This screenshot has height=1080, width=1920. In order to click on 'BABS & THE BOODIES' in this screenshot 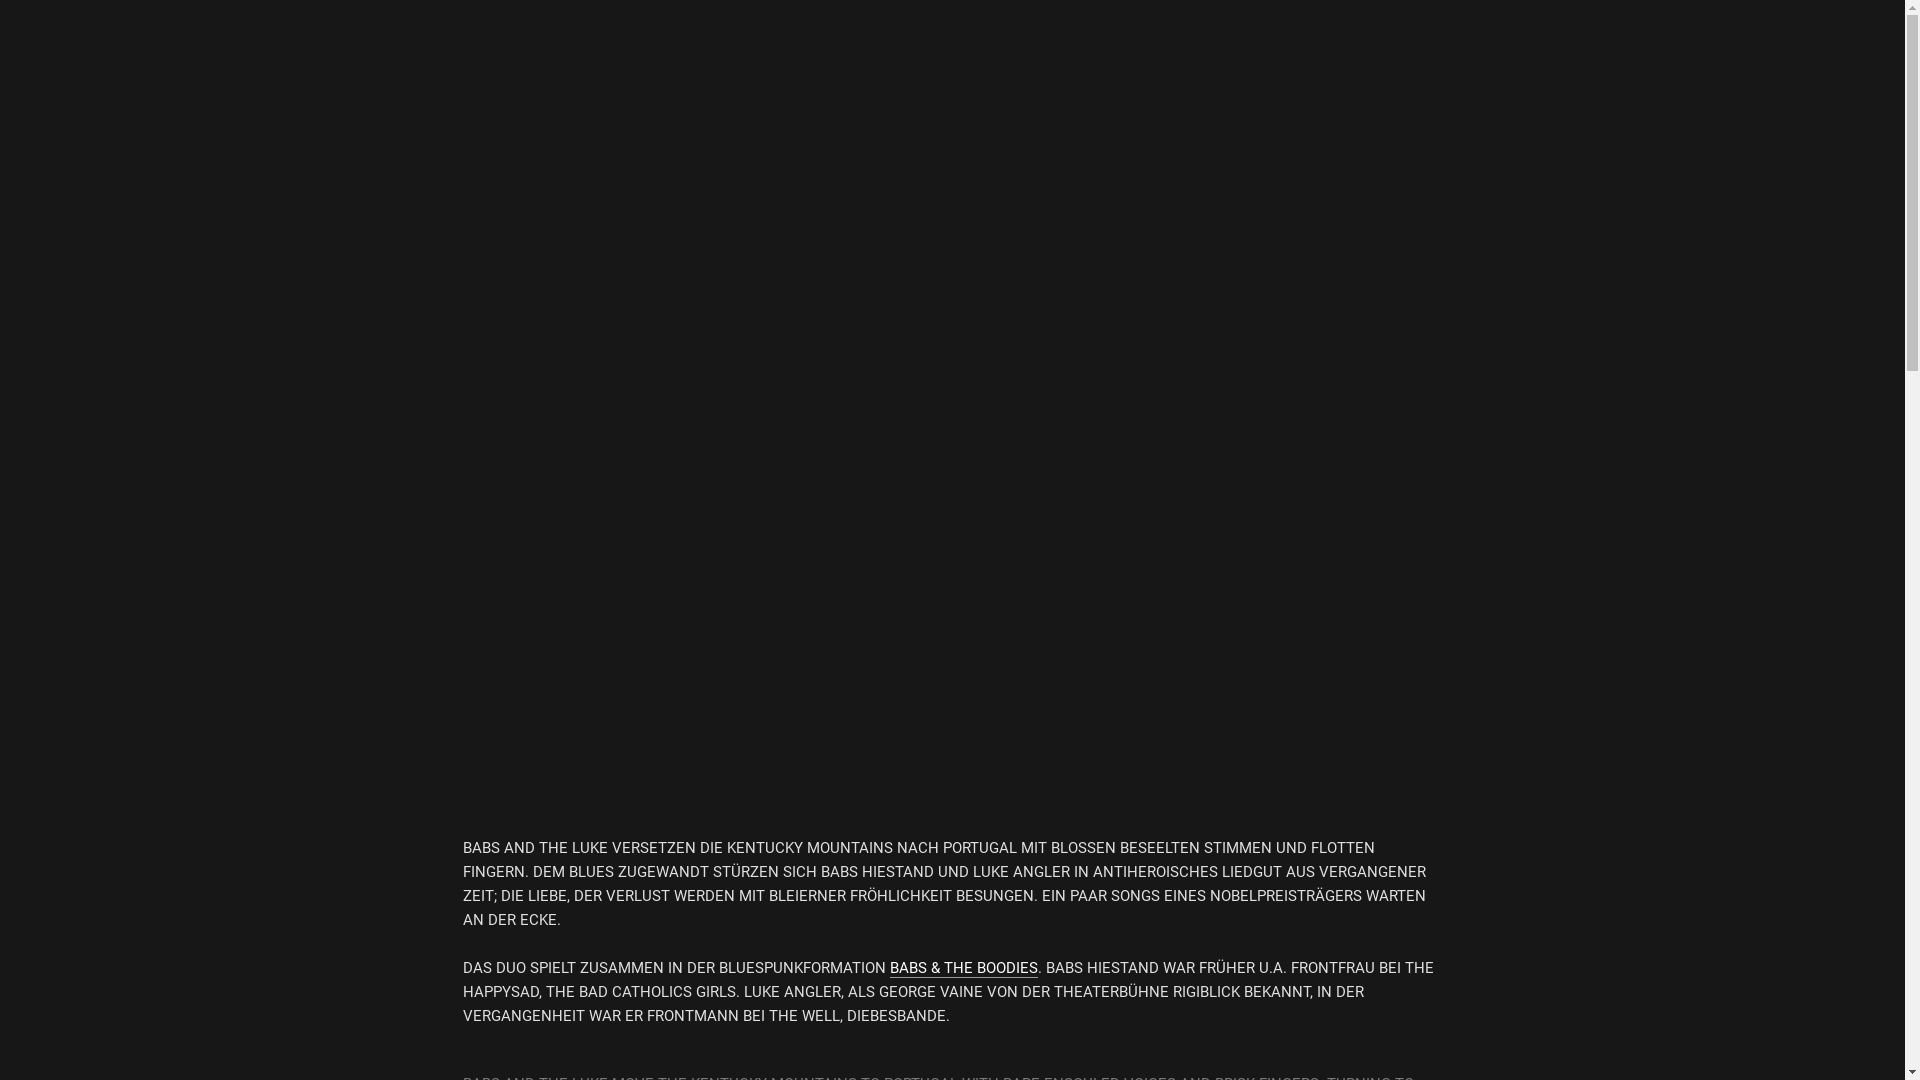, I will do `click(964, 967)`.